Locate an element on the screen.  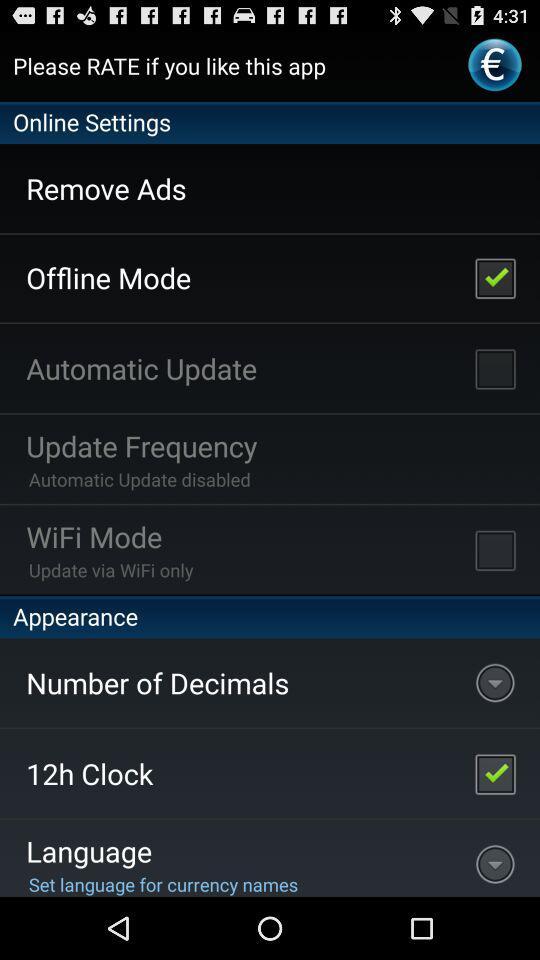
check mark for automatic update is located at coordinates (494, 367).